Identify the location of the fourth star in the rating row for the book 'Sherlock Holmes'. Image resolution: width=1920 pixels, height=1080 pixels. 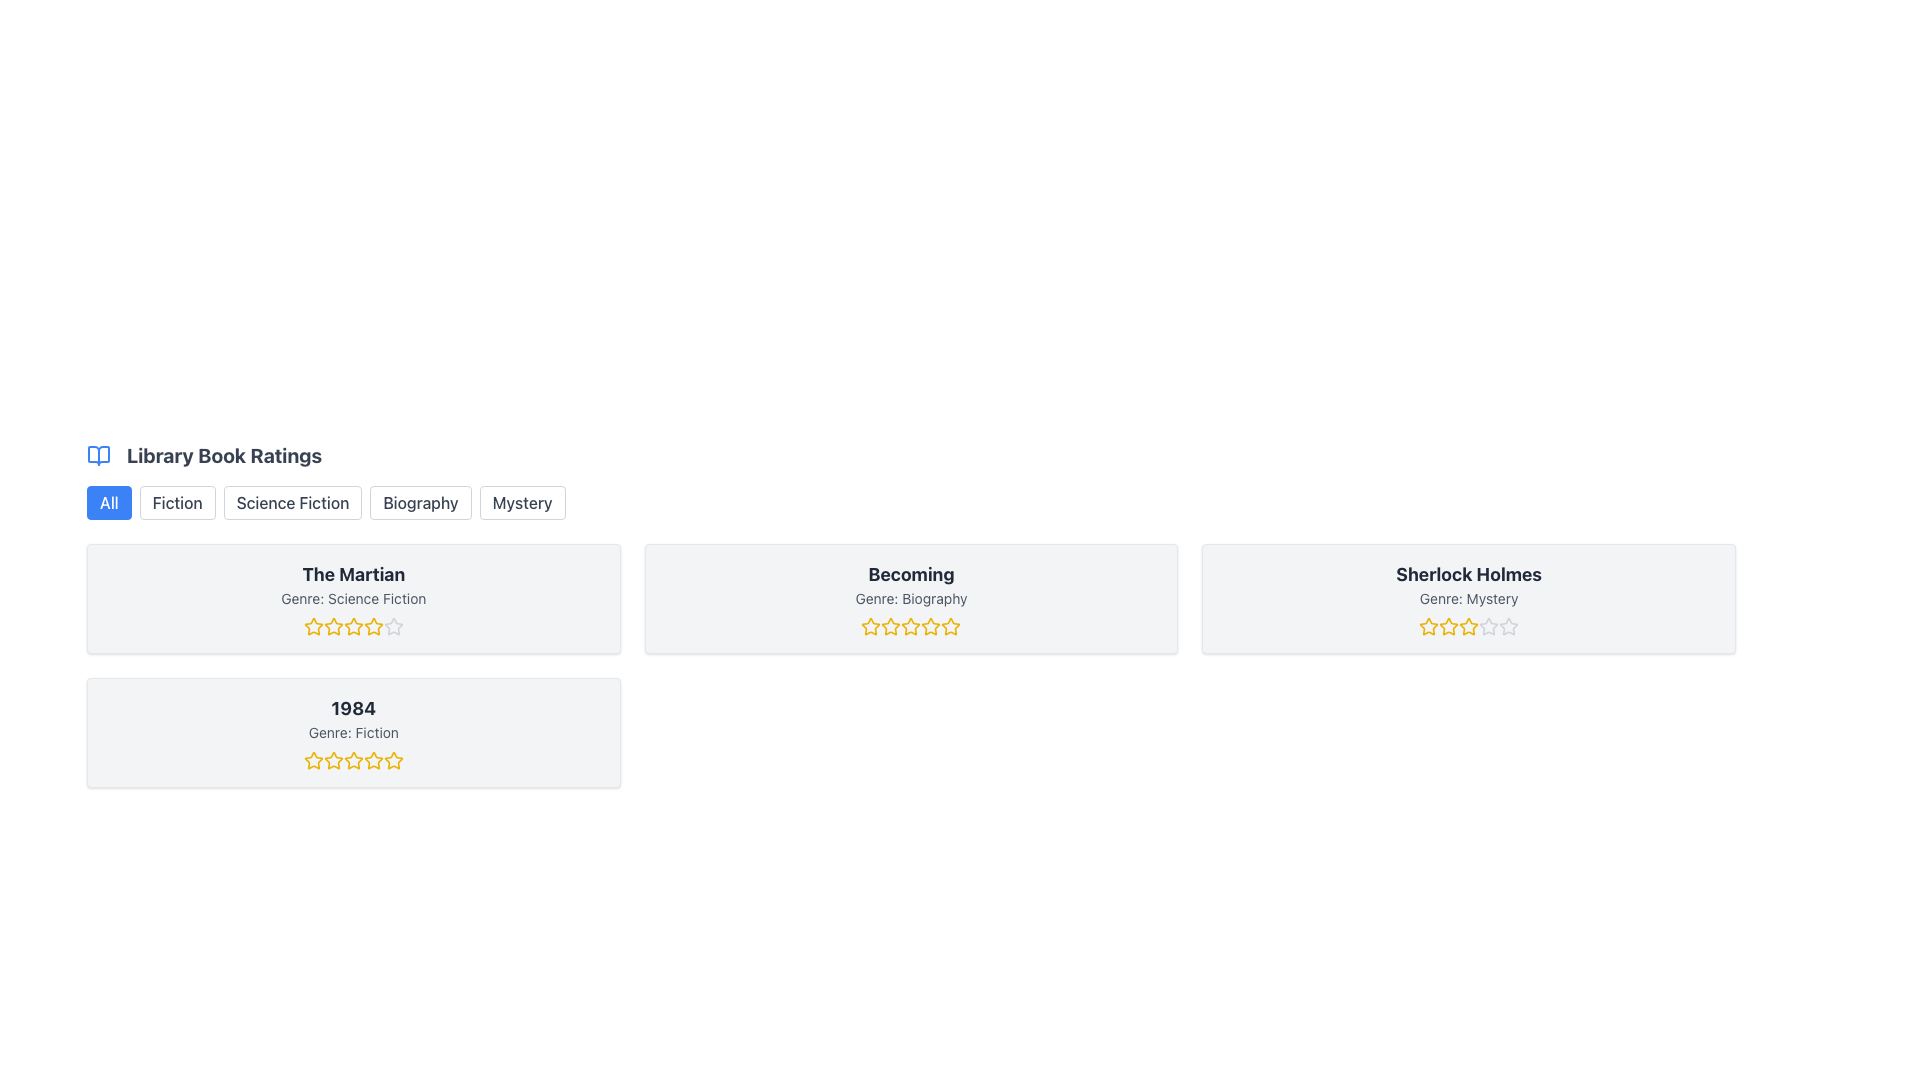
(1509, 625).